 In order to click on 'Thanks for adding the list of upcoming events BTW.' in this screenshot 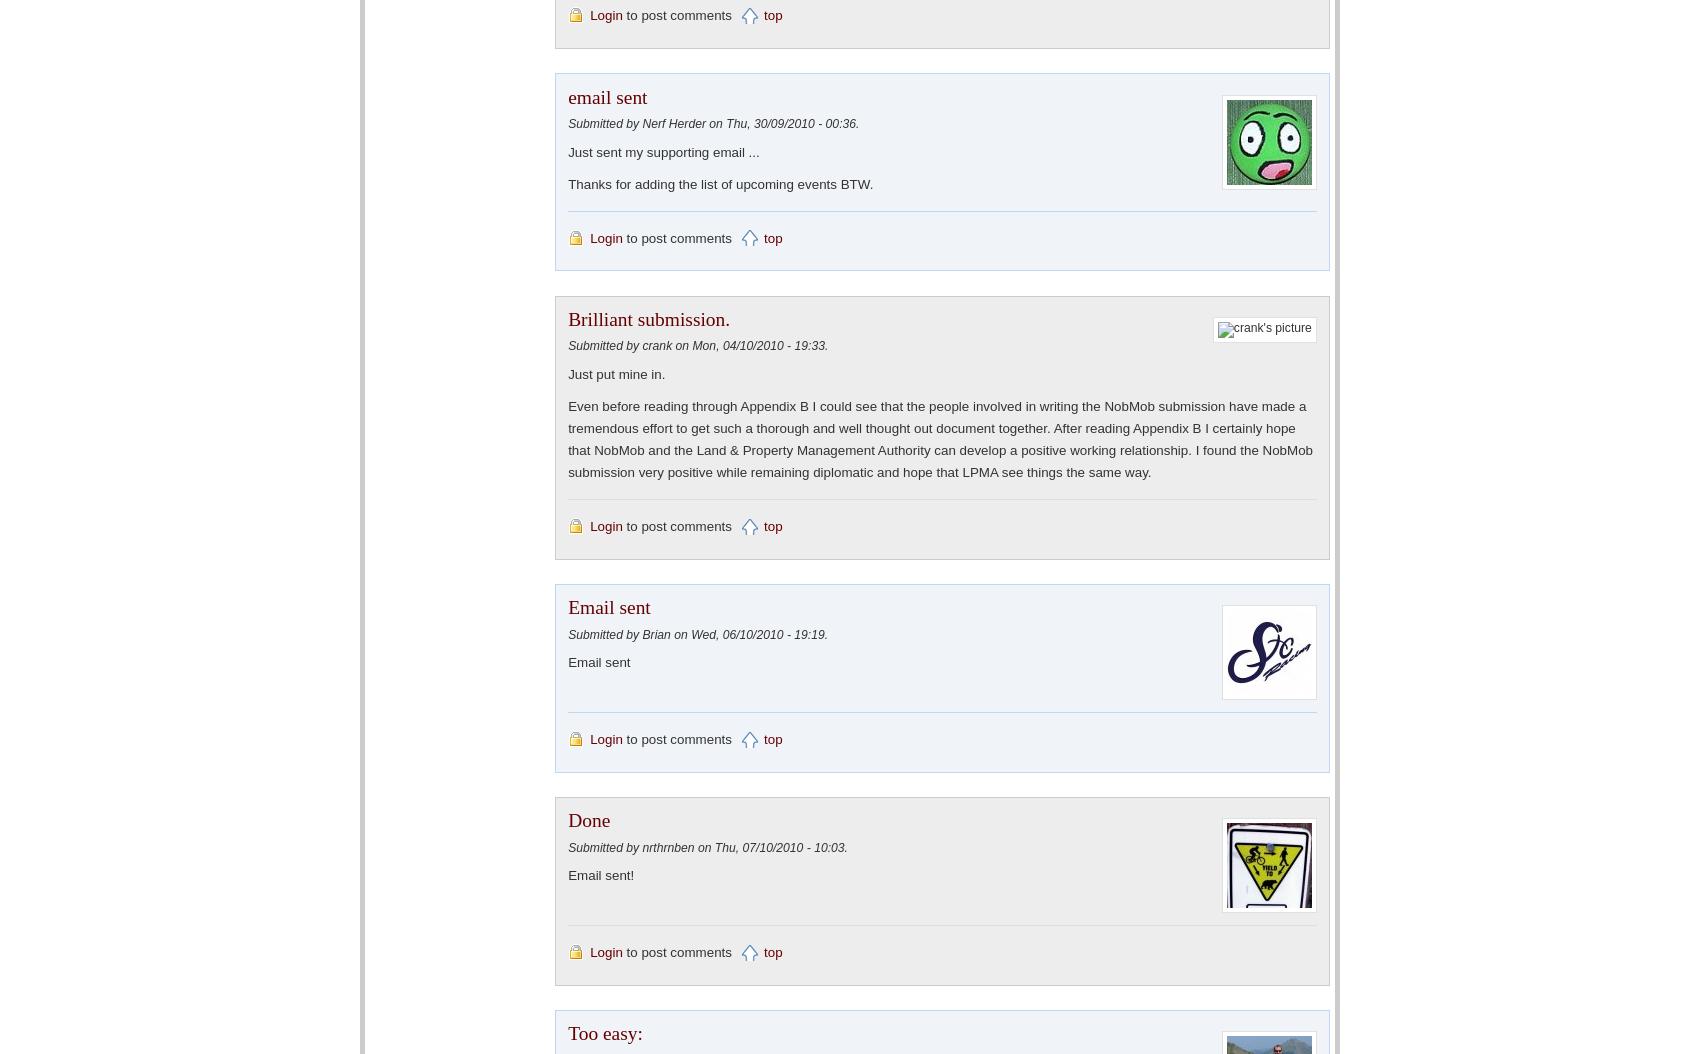, I will do `click(720, 182)`.